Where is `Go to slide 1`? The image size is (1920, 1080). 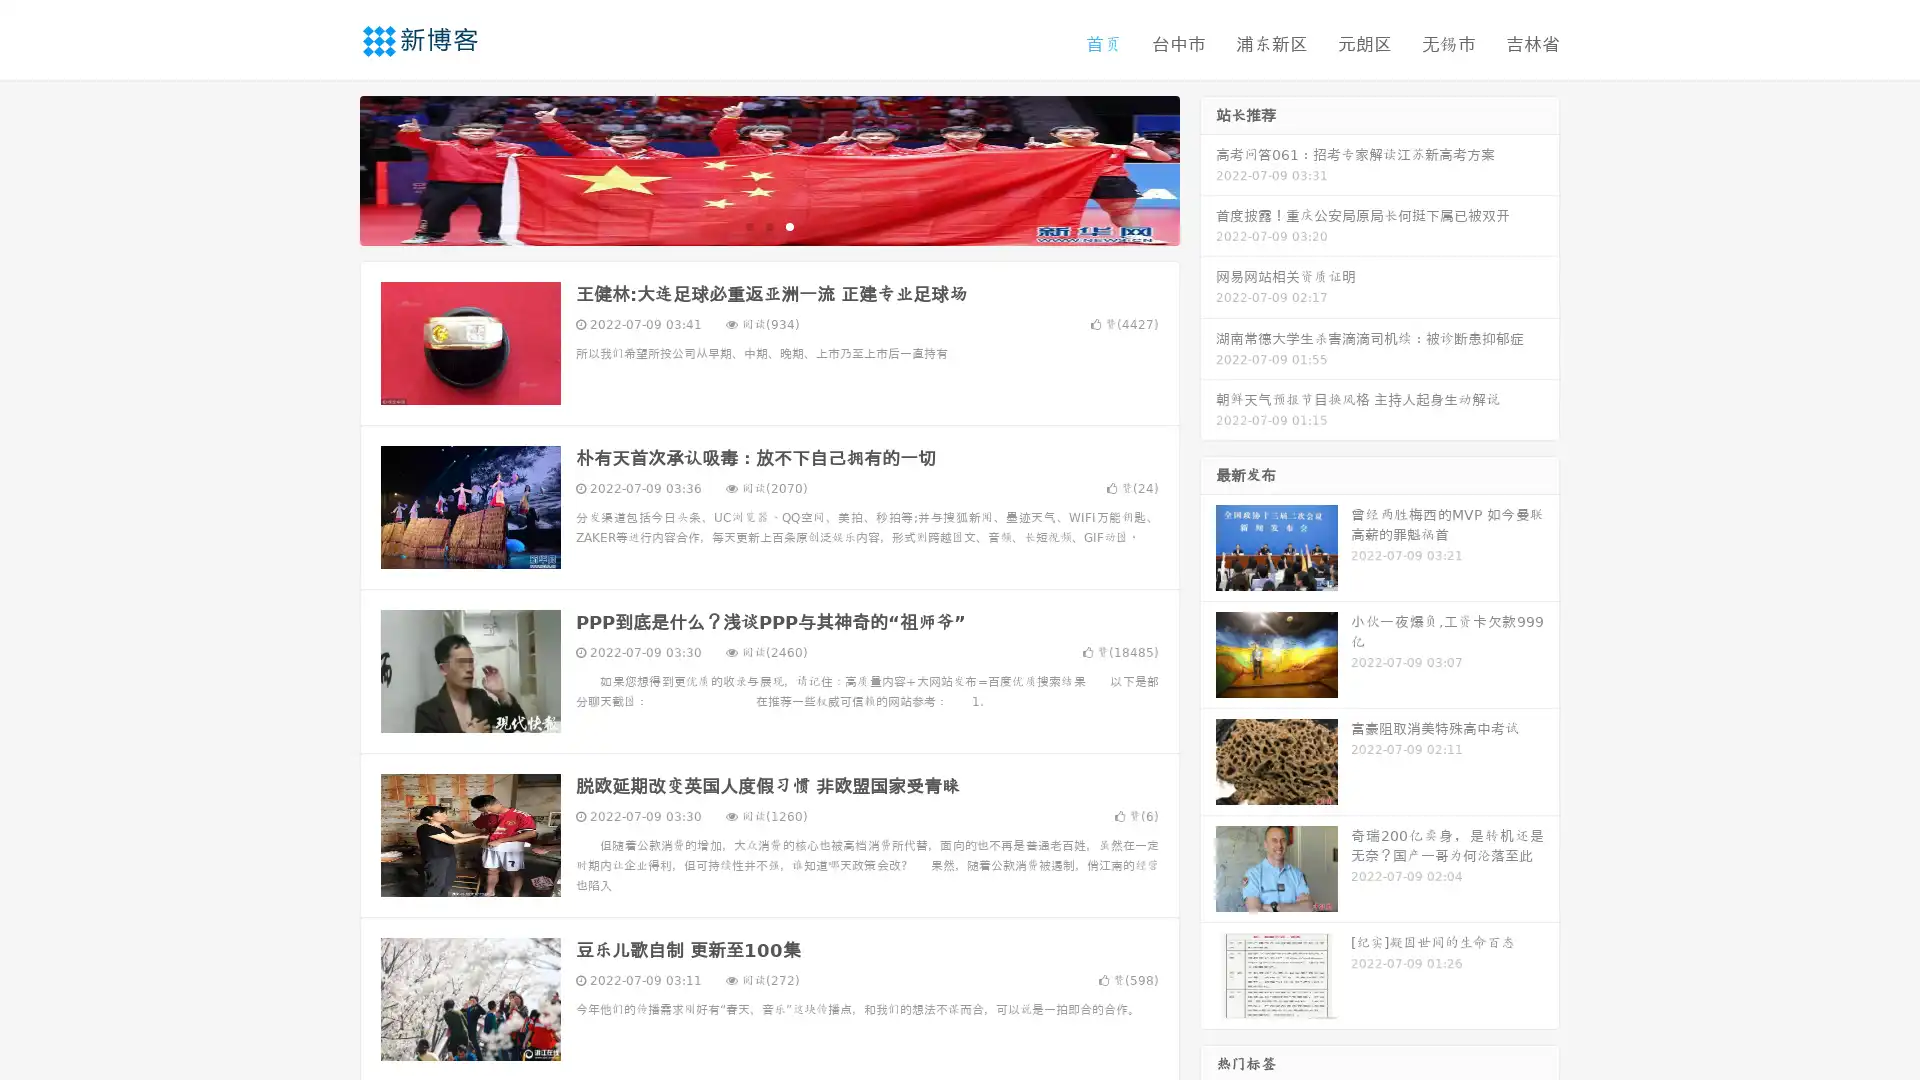
Go to slide 1 is located at coordinates (748, 225).